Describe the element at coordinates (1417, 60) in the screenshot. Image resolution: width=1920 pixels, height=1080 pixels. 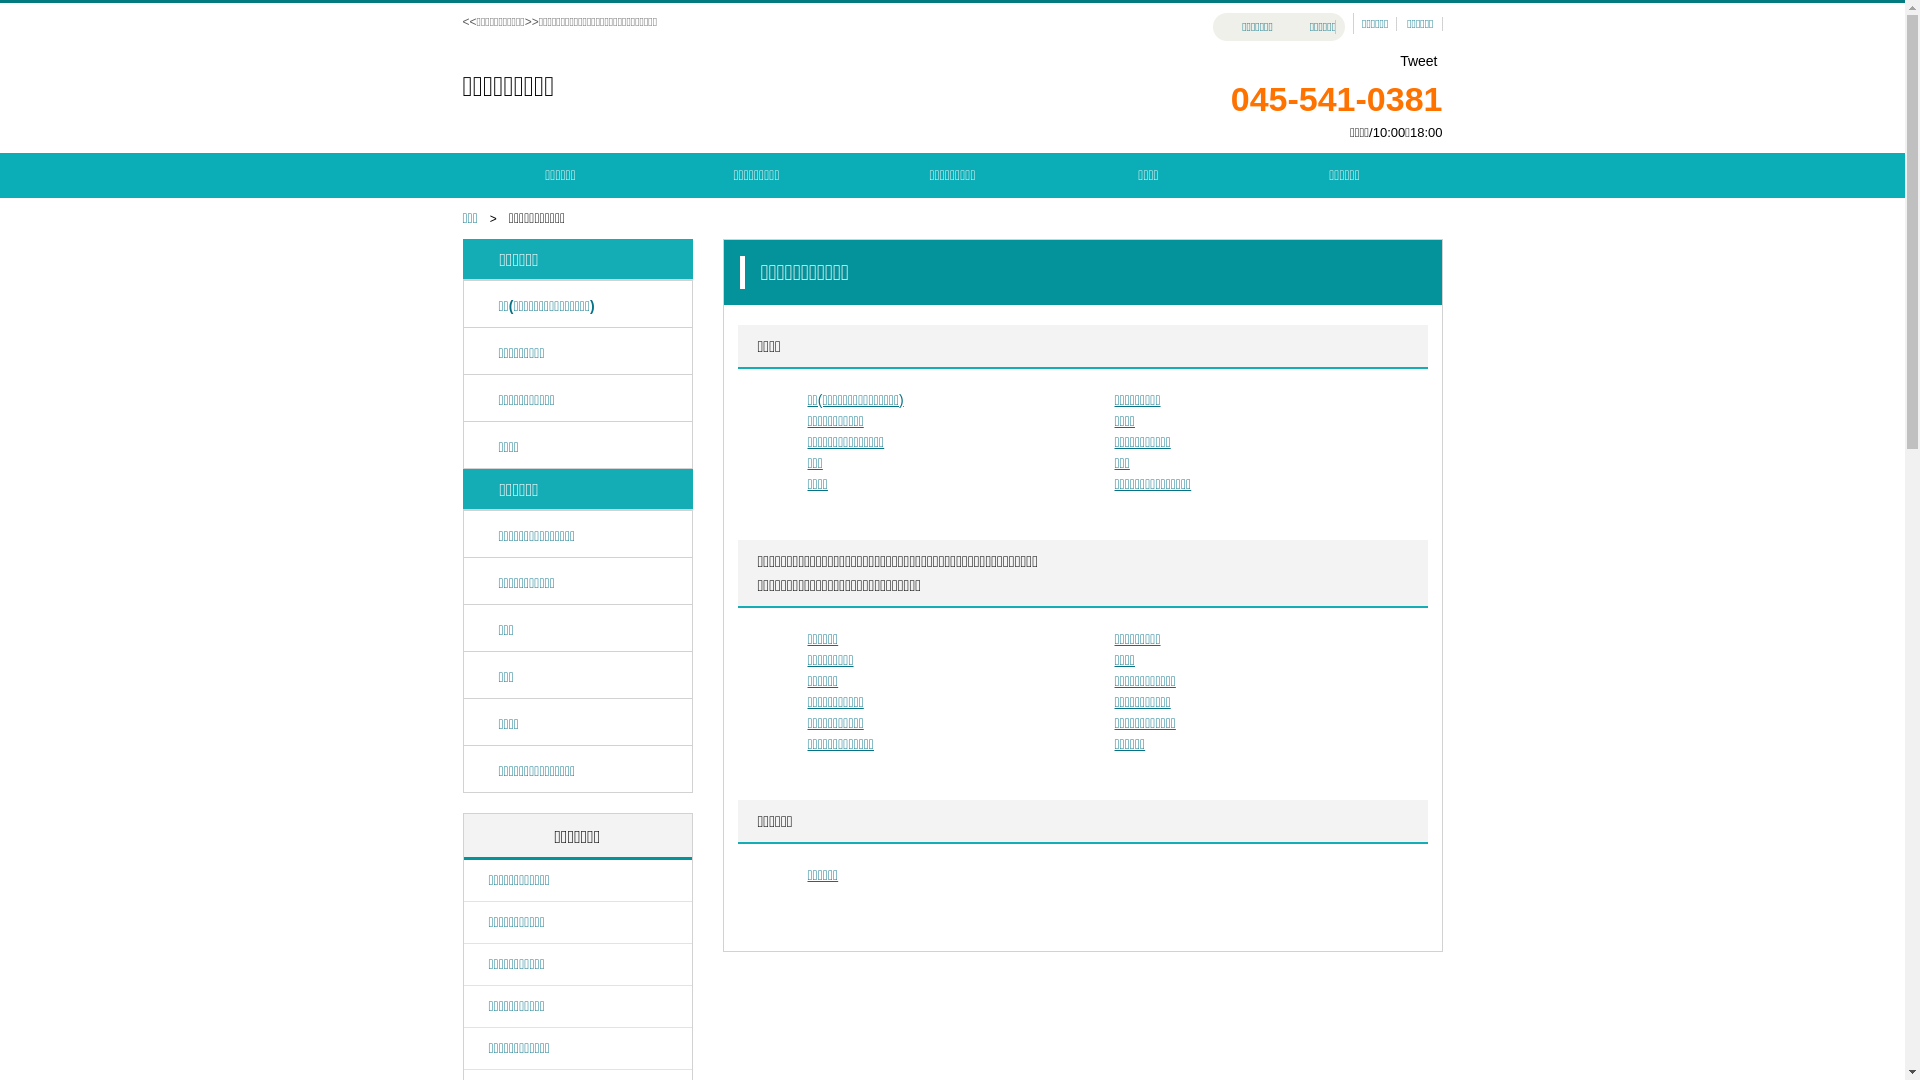
I see `'Tweet'` at that location.